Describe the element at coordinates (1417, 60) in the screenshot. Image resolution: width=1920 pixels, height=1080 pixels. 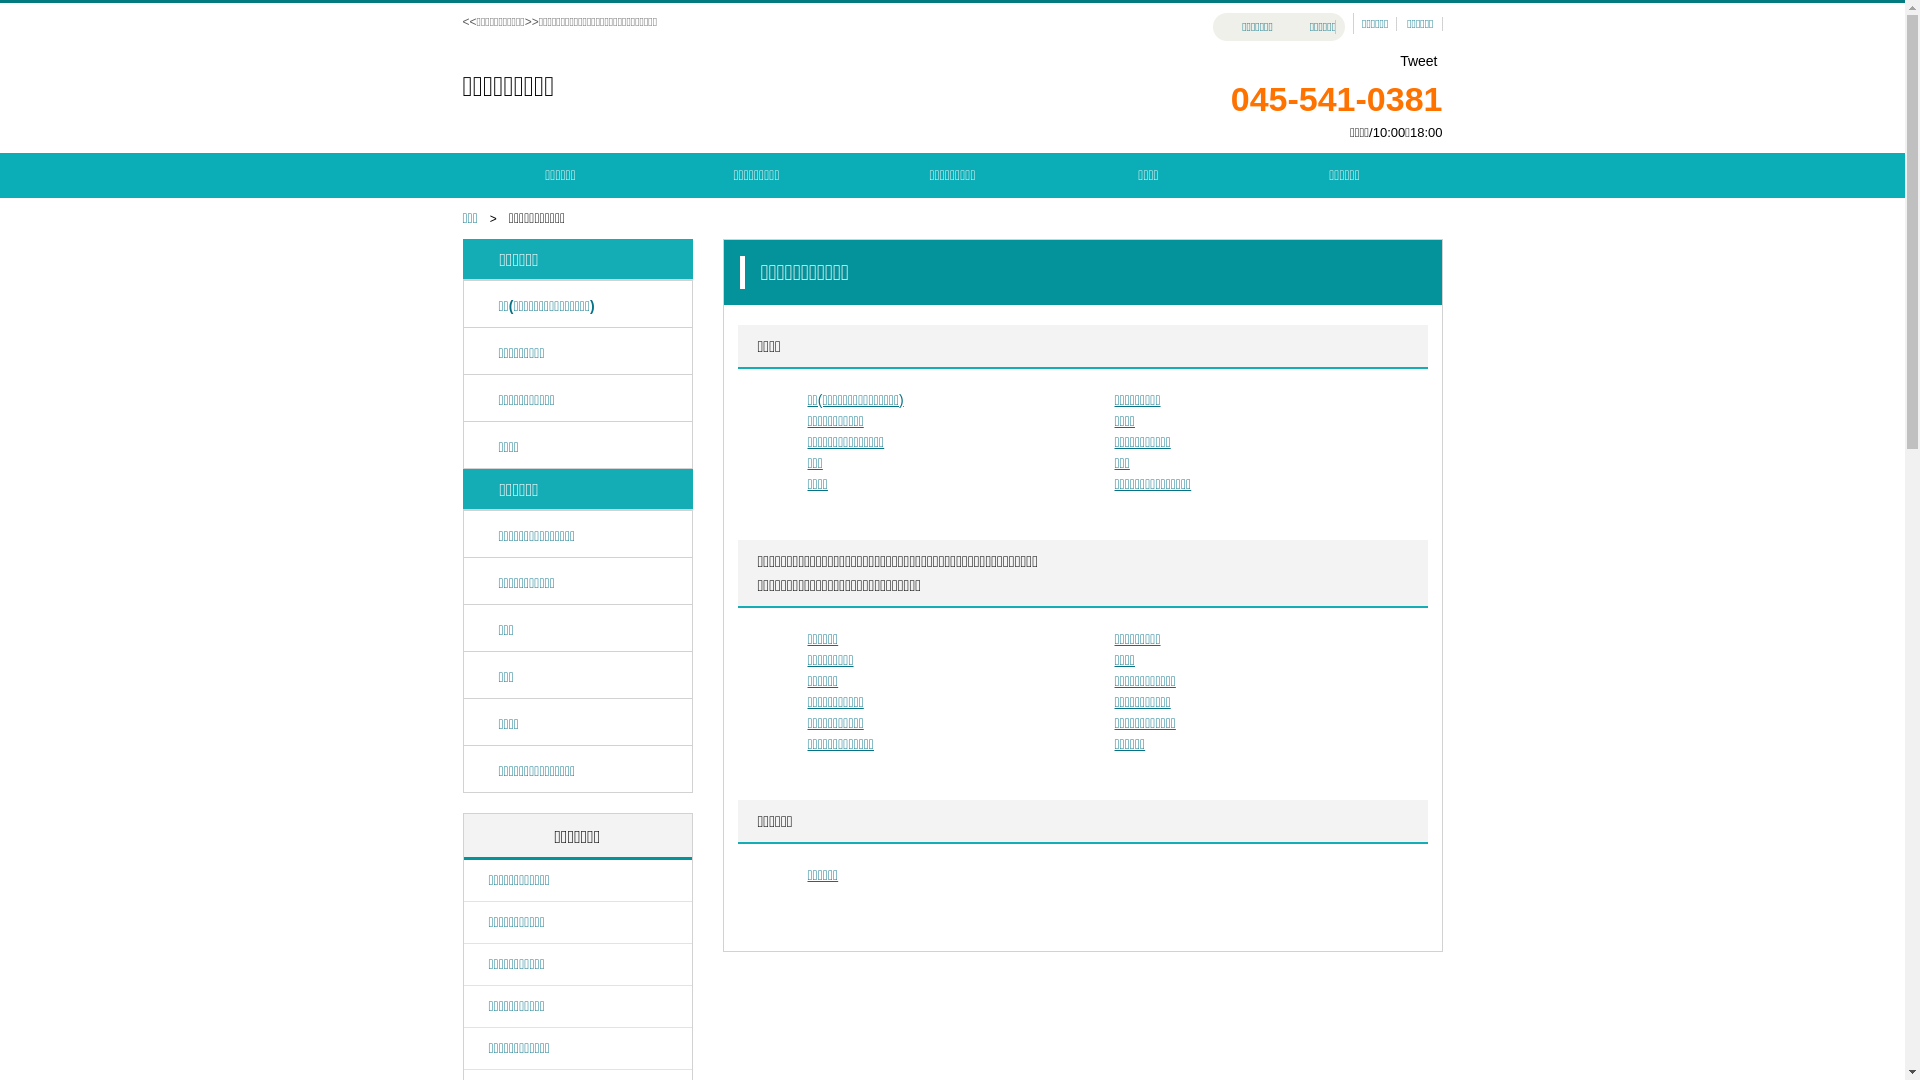
I see `'Tweet'` at that location.